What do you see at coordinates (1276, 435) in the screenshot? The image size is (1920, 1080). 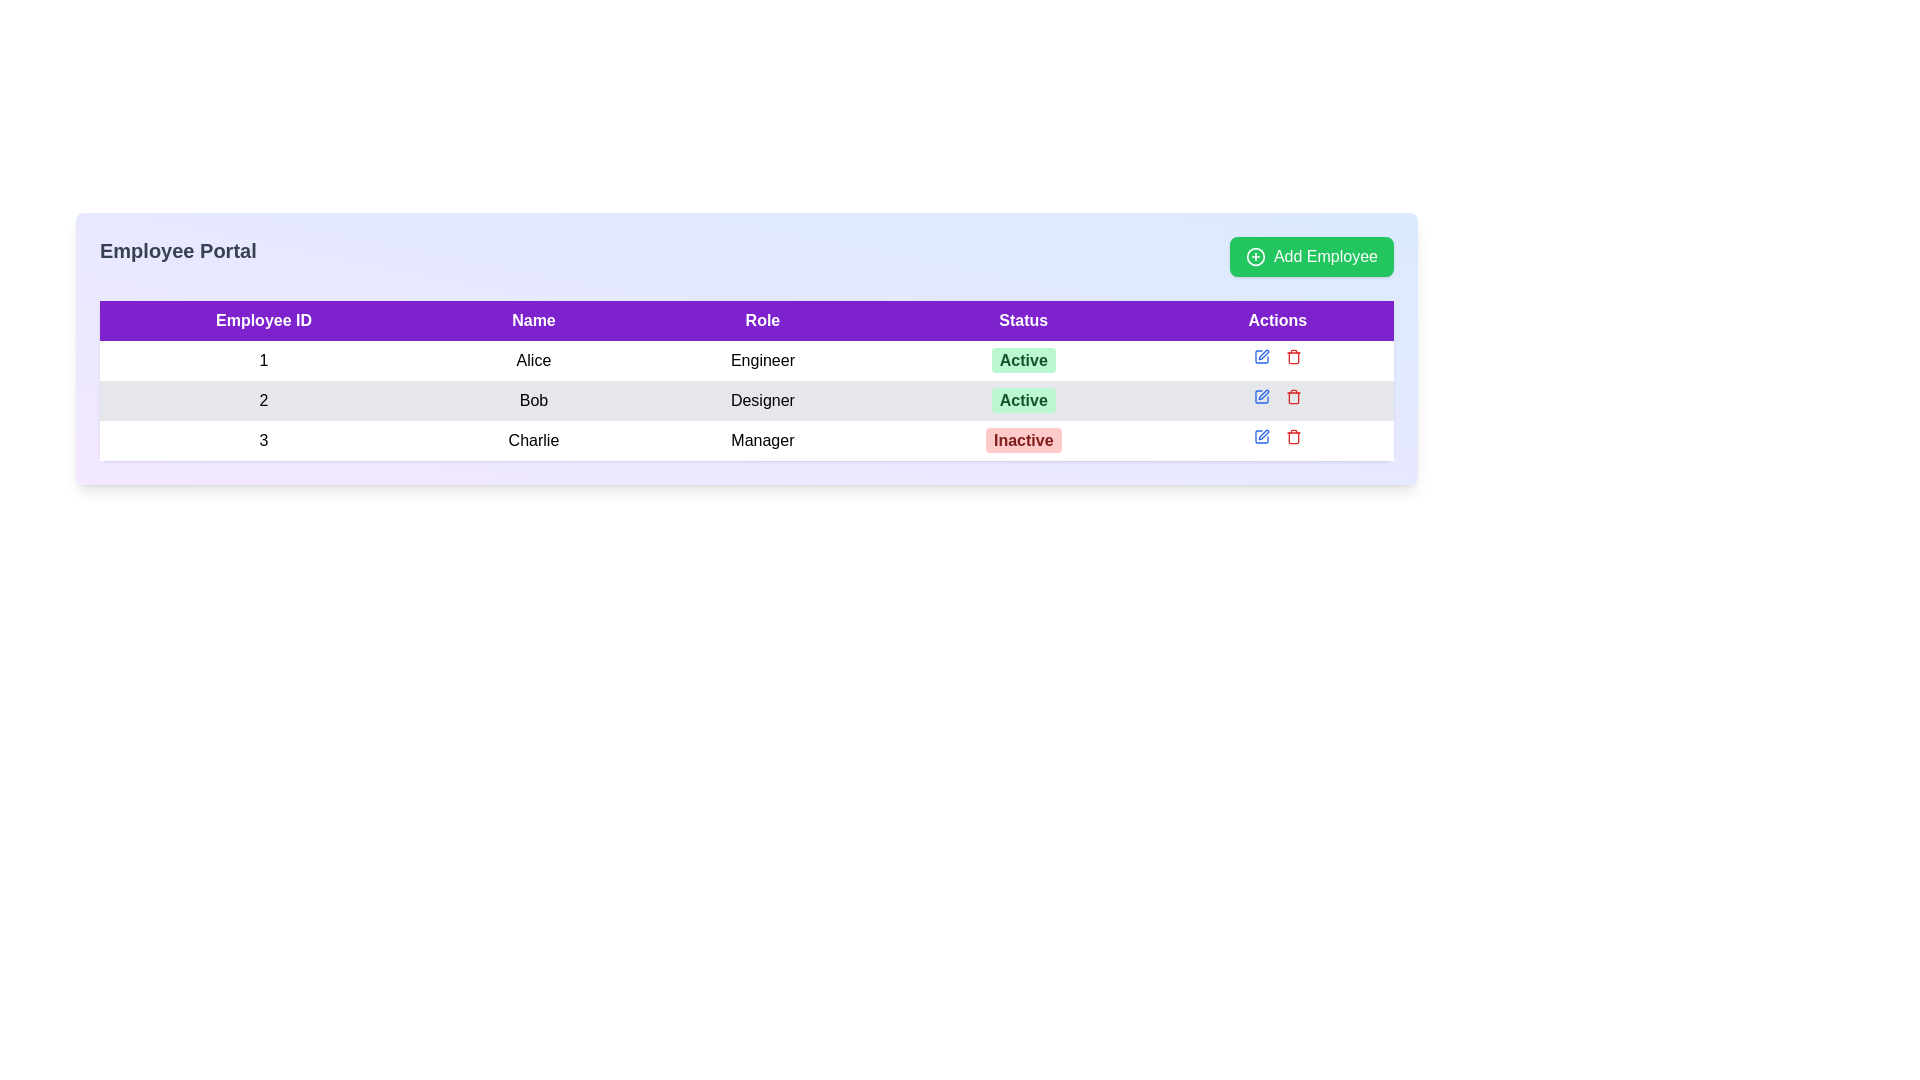 I see `the red delete icon in the Actions column of the third row in the employee details table to trigger hover effects` at bounding box center [1276, 435].